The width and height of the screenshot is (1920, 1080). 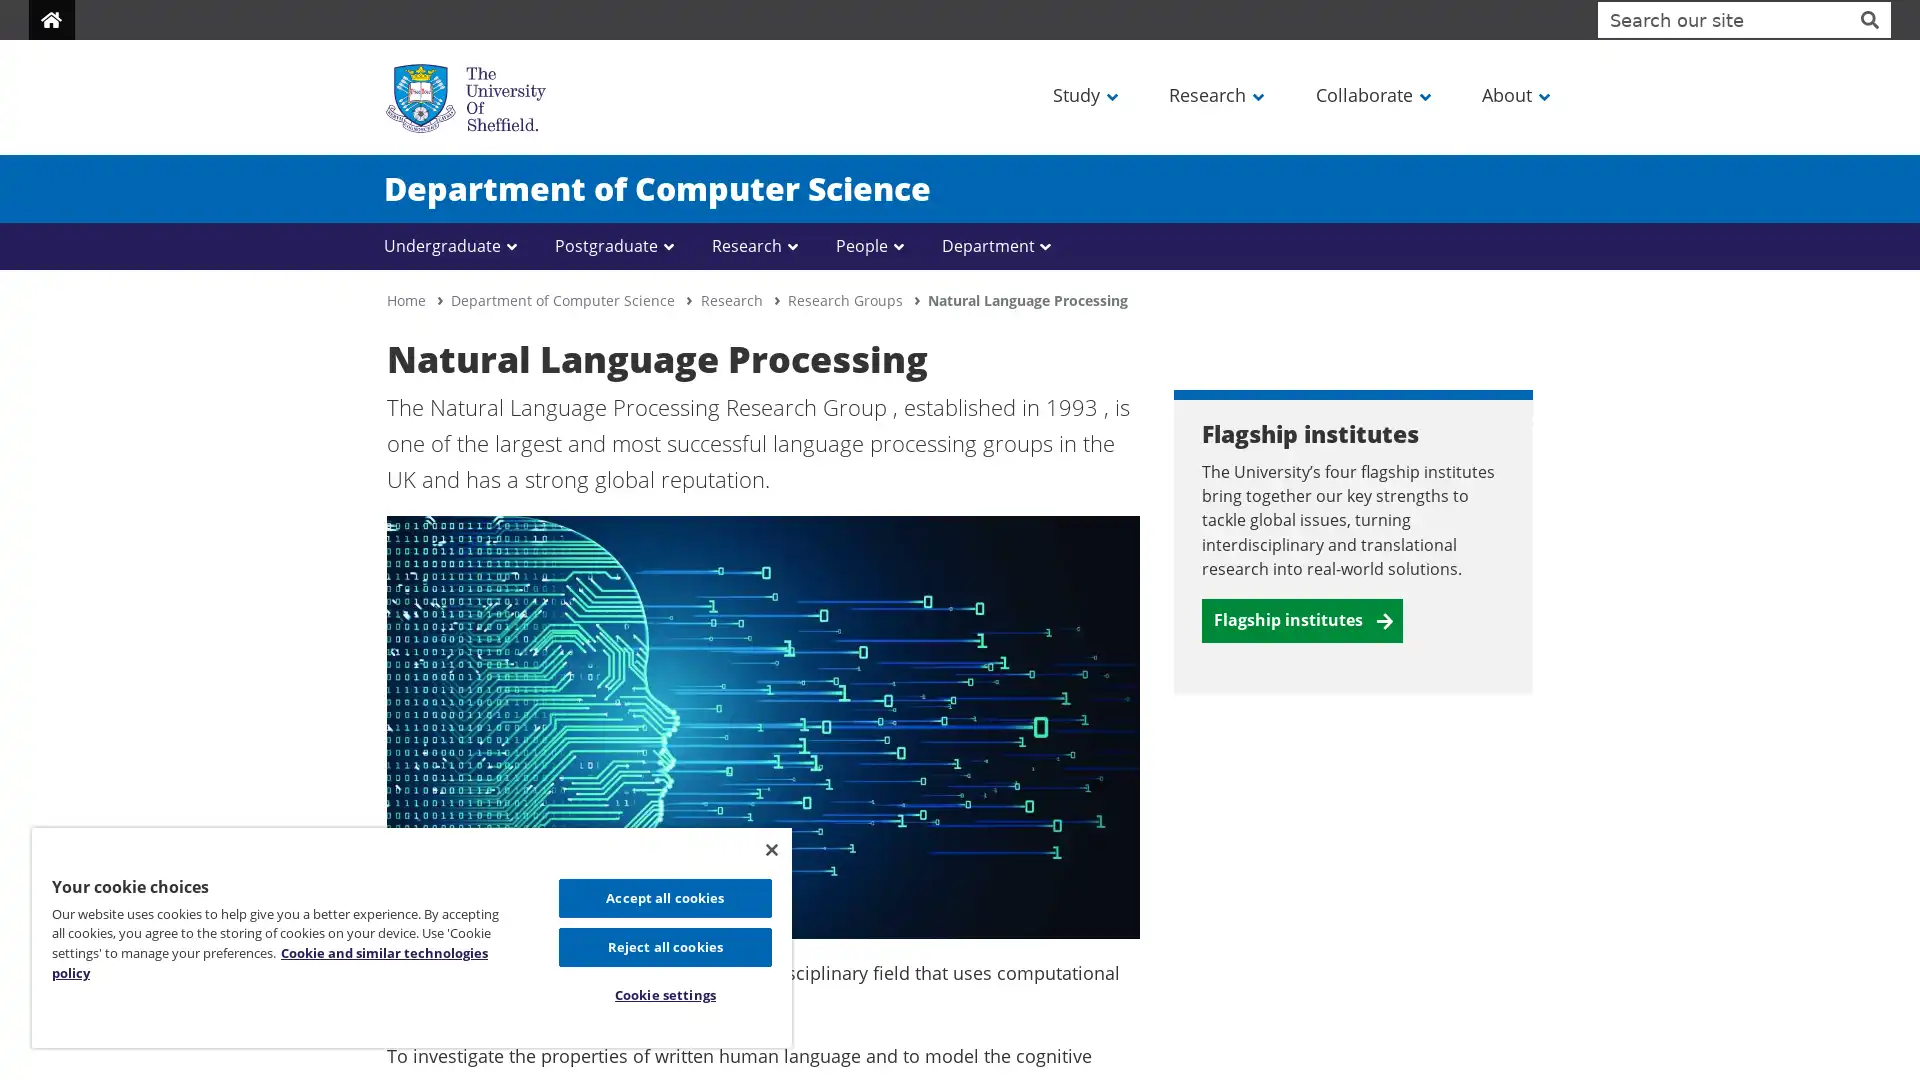 What do you see at coordinates (1868, 19) in the screenshot?
I see `Site search` at bounding box center [1868, 19].